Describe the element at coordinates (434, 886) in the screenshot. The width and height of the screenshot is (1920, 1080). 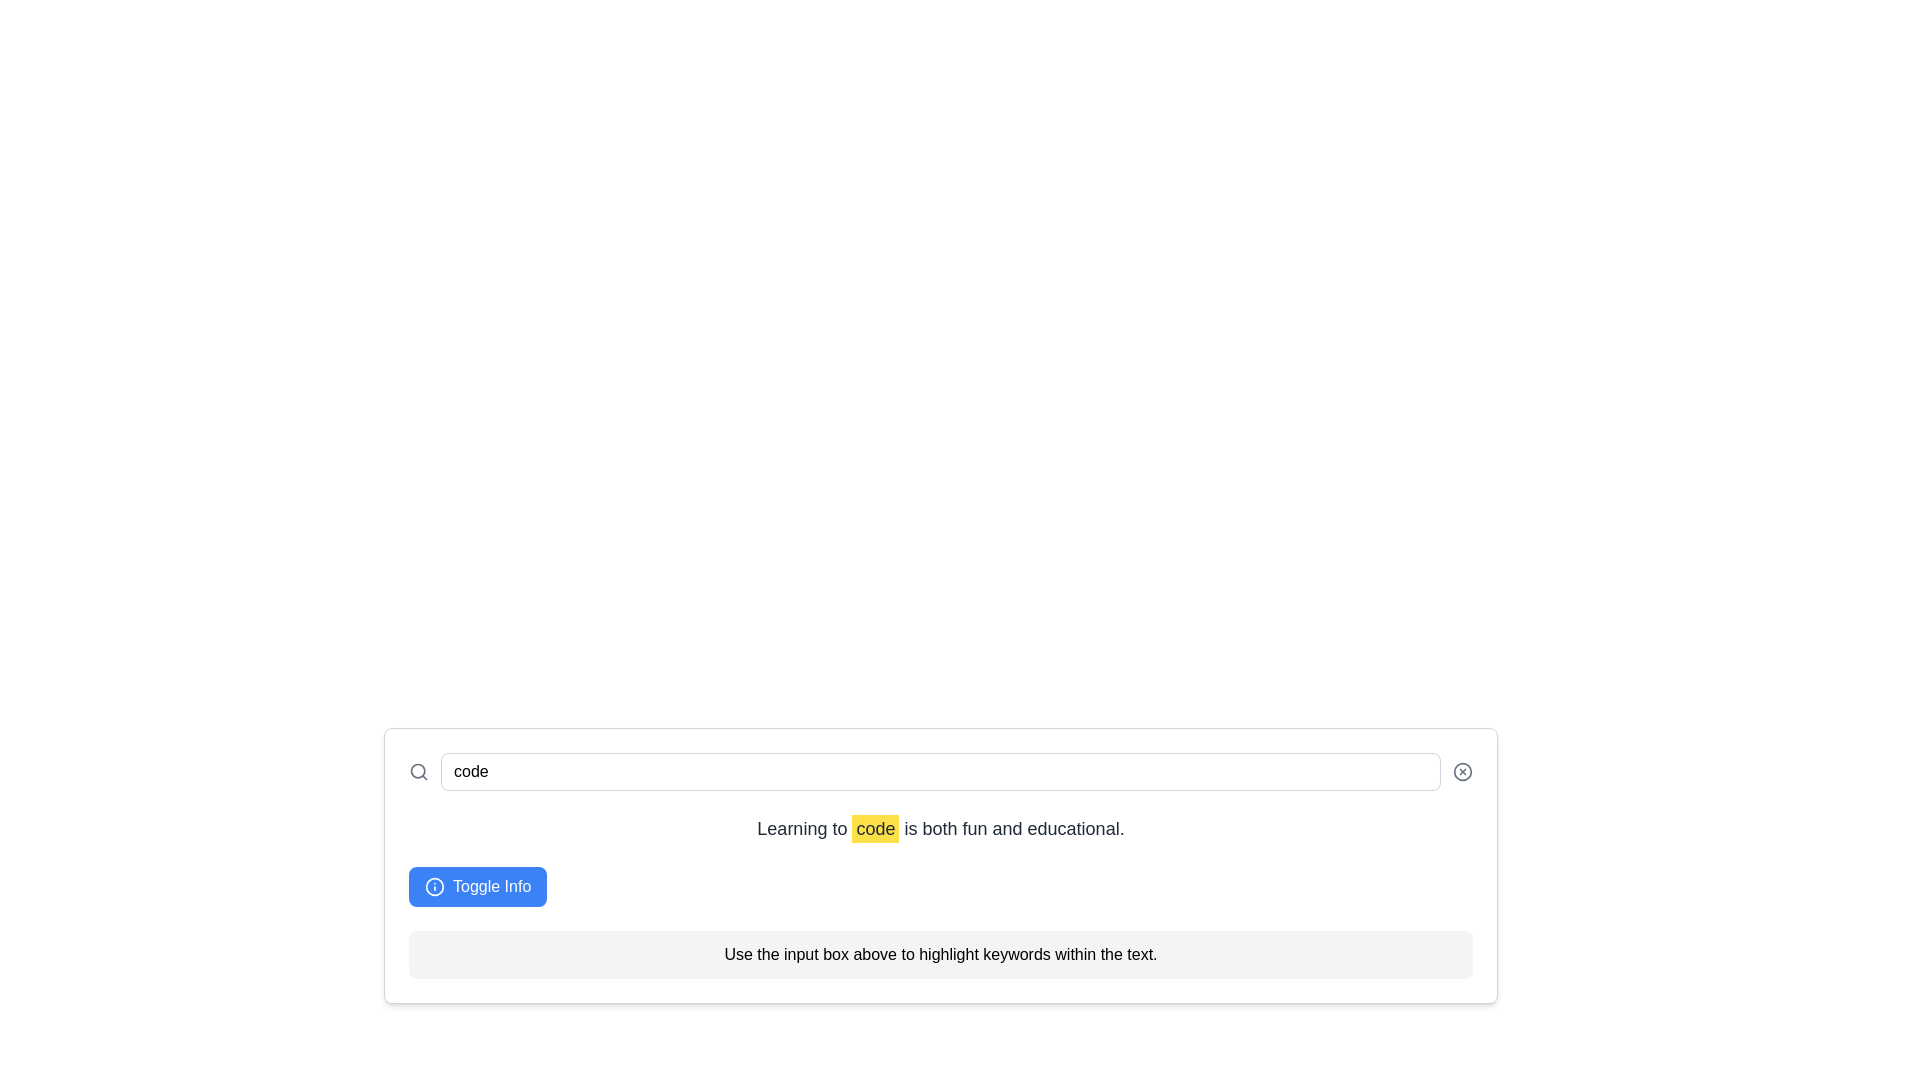
I see `the 'info' icon which is styled in a circular design with a blue background and white strokes, located to the left of the 'Toggle Info' button` at that location.